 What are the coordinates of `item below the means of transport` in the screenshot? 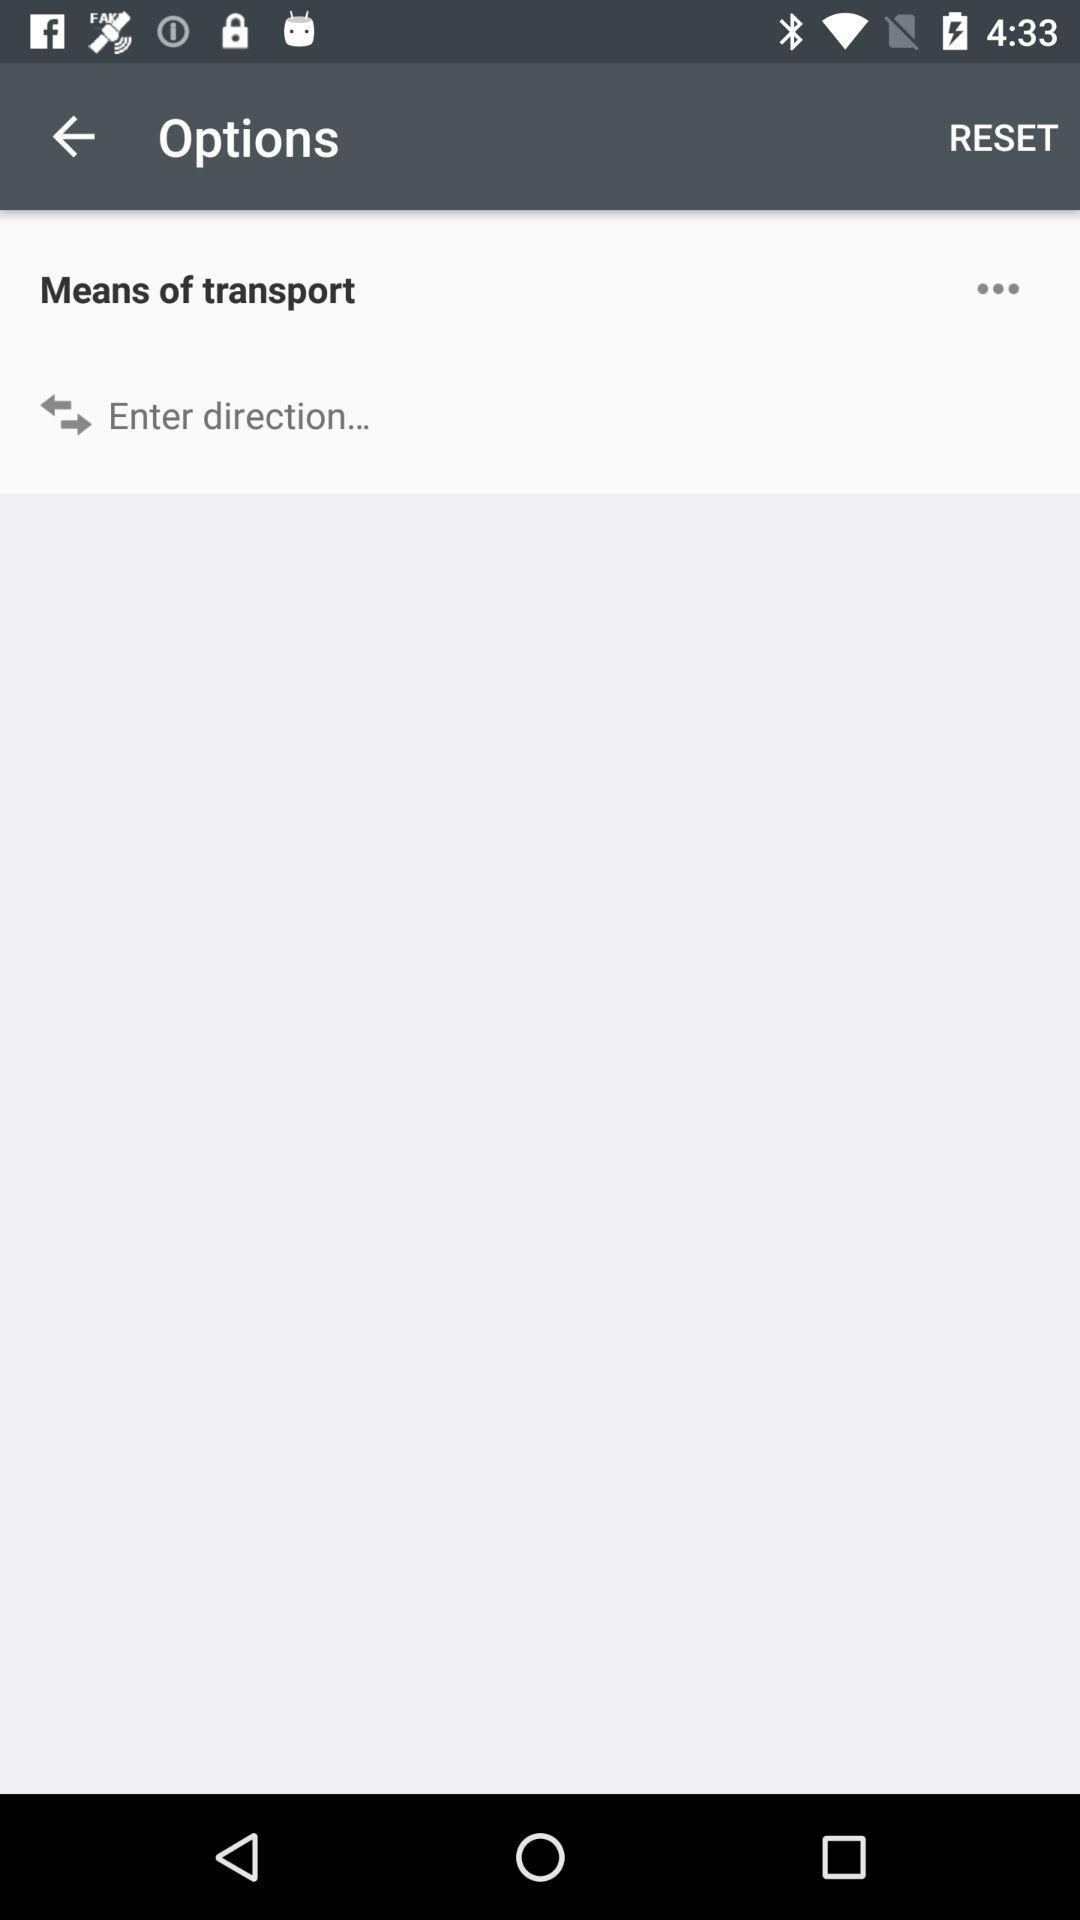 It's located at (540, 413).